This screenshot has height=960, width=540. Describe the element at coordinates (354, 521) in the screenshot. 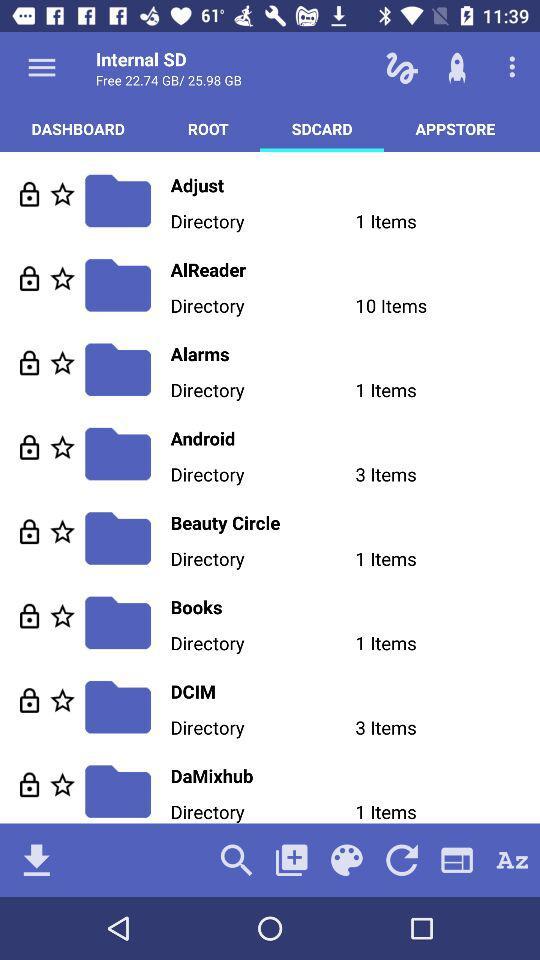

I see `the item below directory icon` at that location.